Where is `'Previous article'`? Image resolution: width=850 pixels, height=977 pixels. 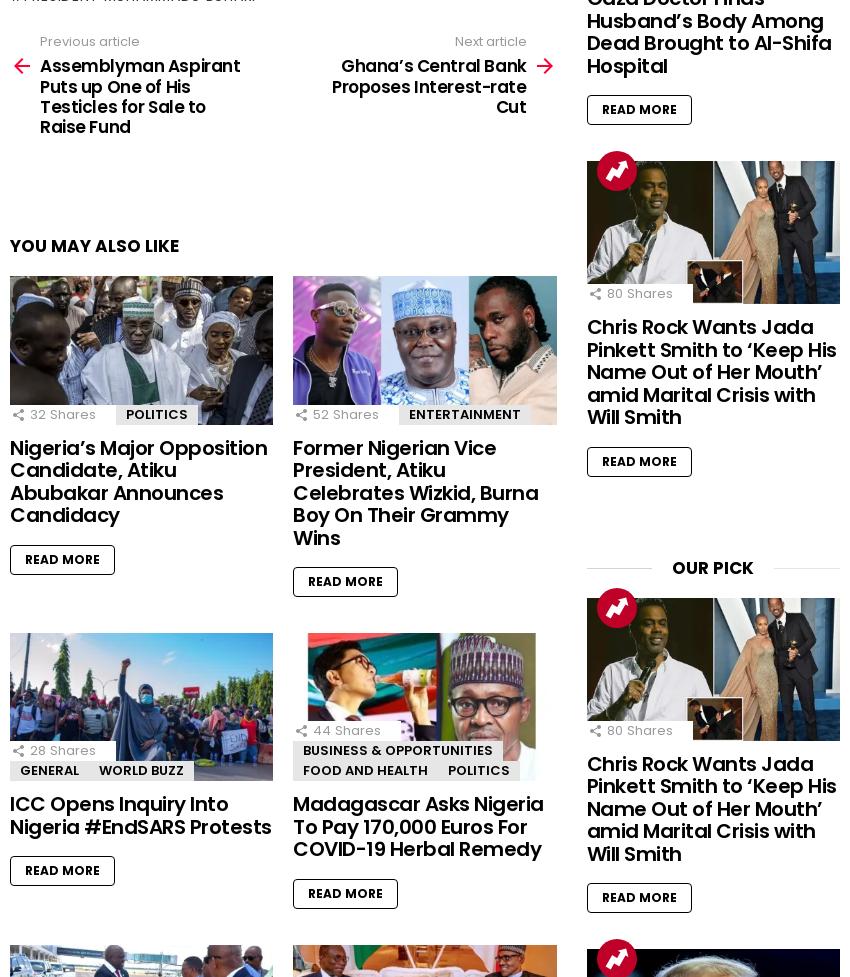 'Previous article' is located at coordinates (89, 40).